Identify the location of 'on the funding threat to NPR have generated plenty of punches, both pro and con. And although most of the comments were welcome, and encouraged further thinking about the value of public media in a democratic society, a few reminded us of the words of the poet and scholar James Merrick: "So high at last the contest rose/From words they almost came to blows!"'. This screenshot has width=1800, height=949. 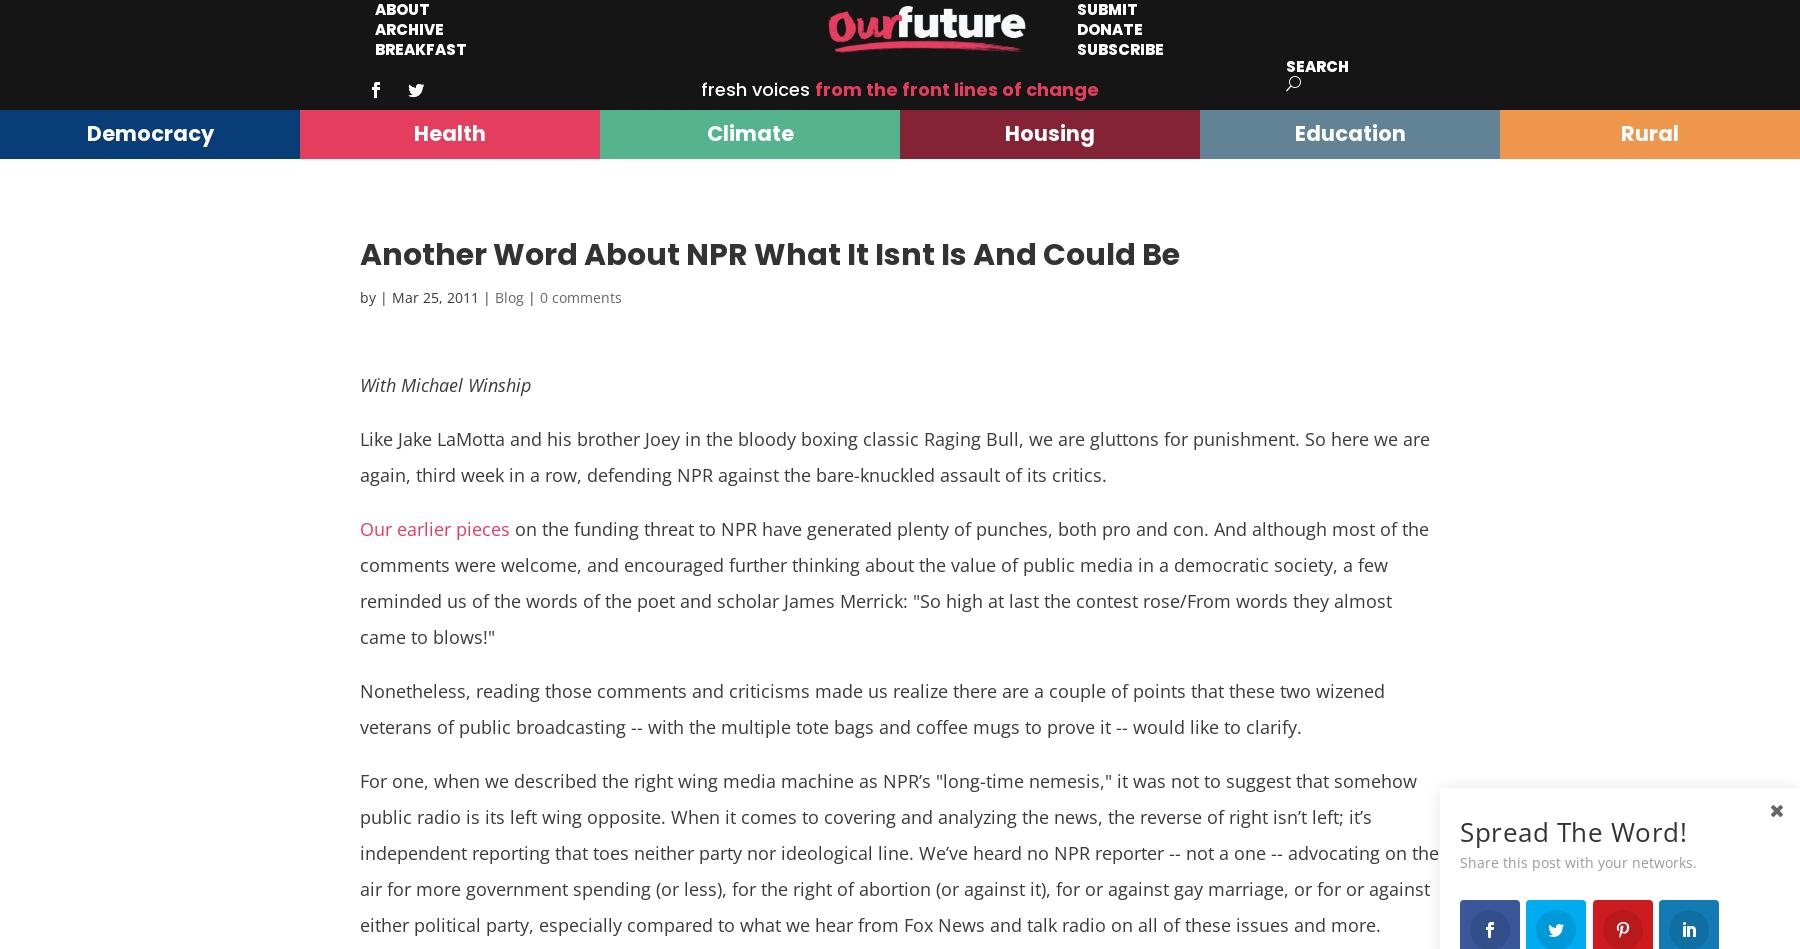
(894, 581).